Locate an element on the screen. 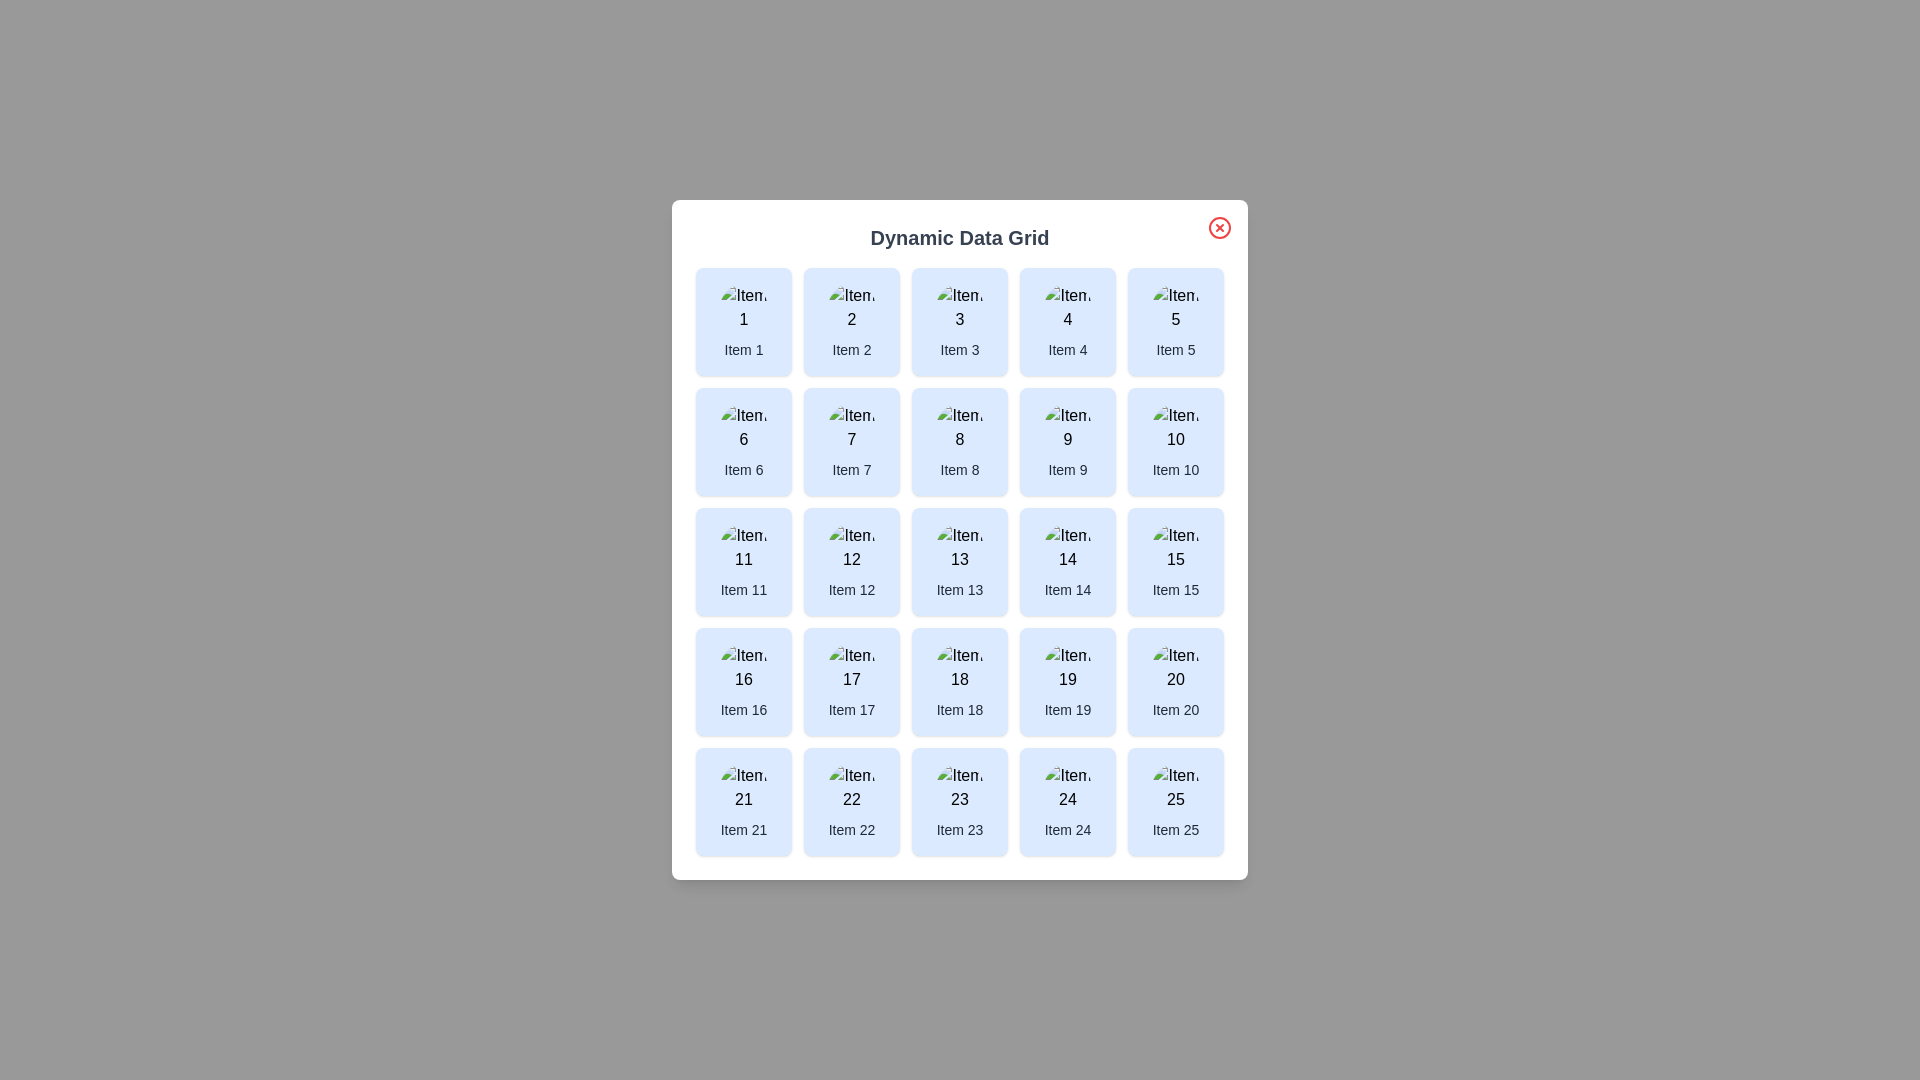 This screenshot has width=1920, height=1080. the close button located in the top-right corner of the dialog box is located at coordinates (1218, 226).